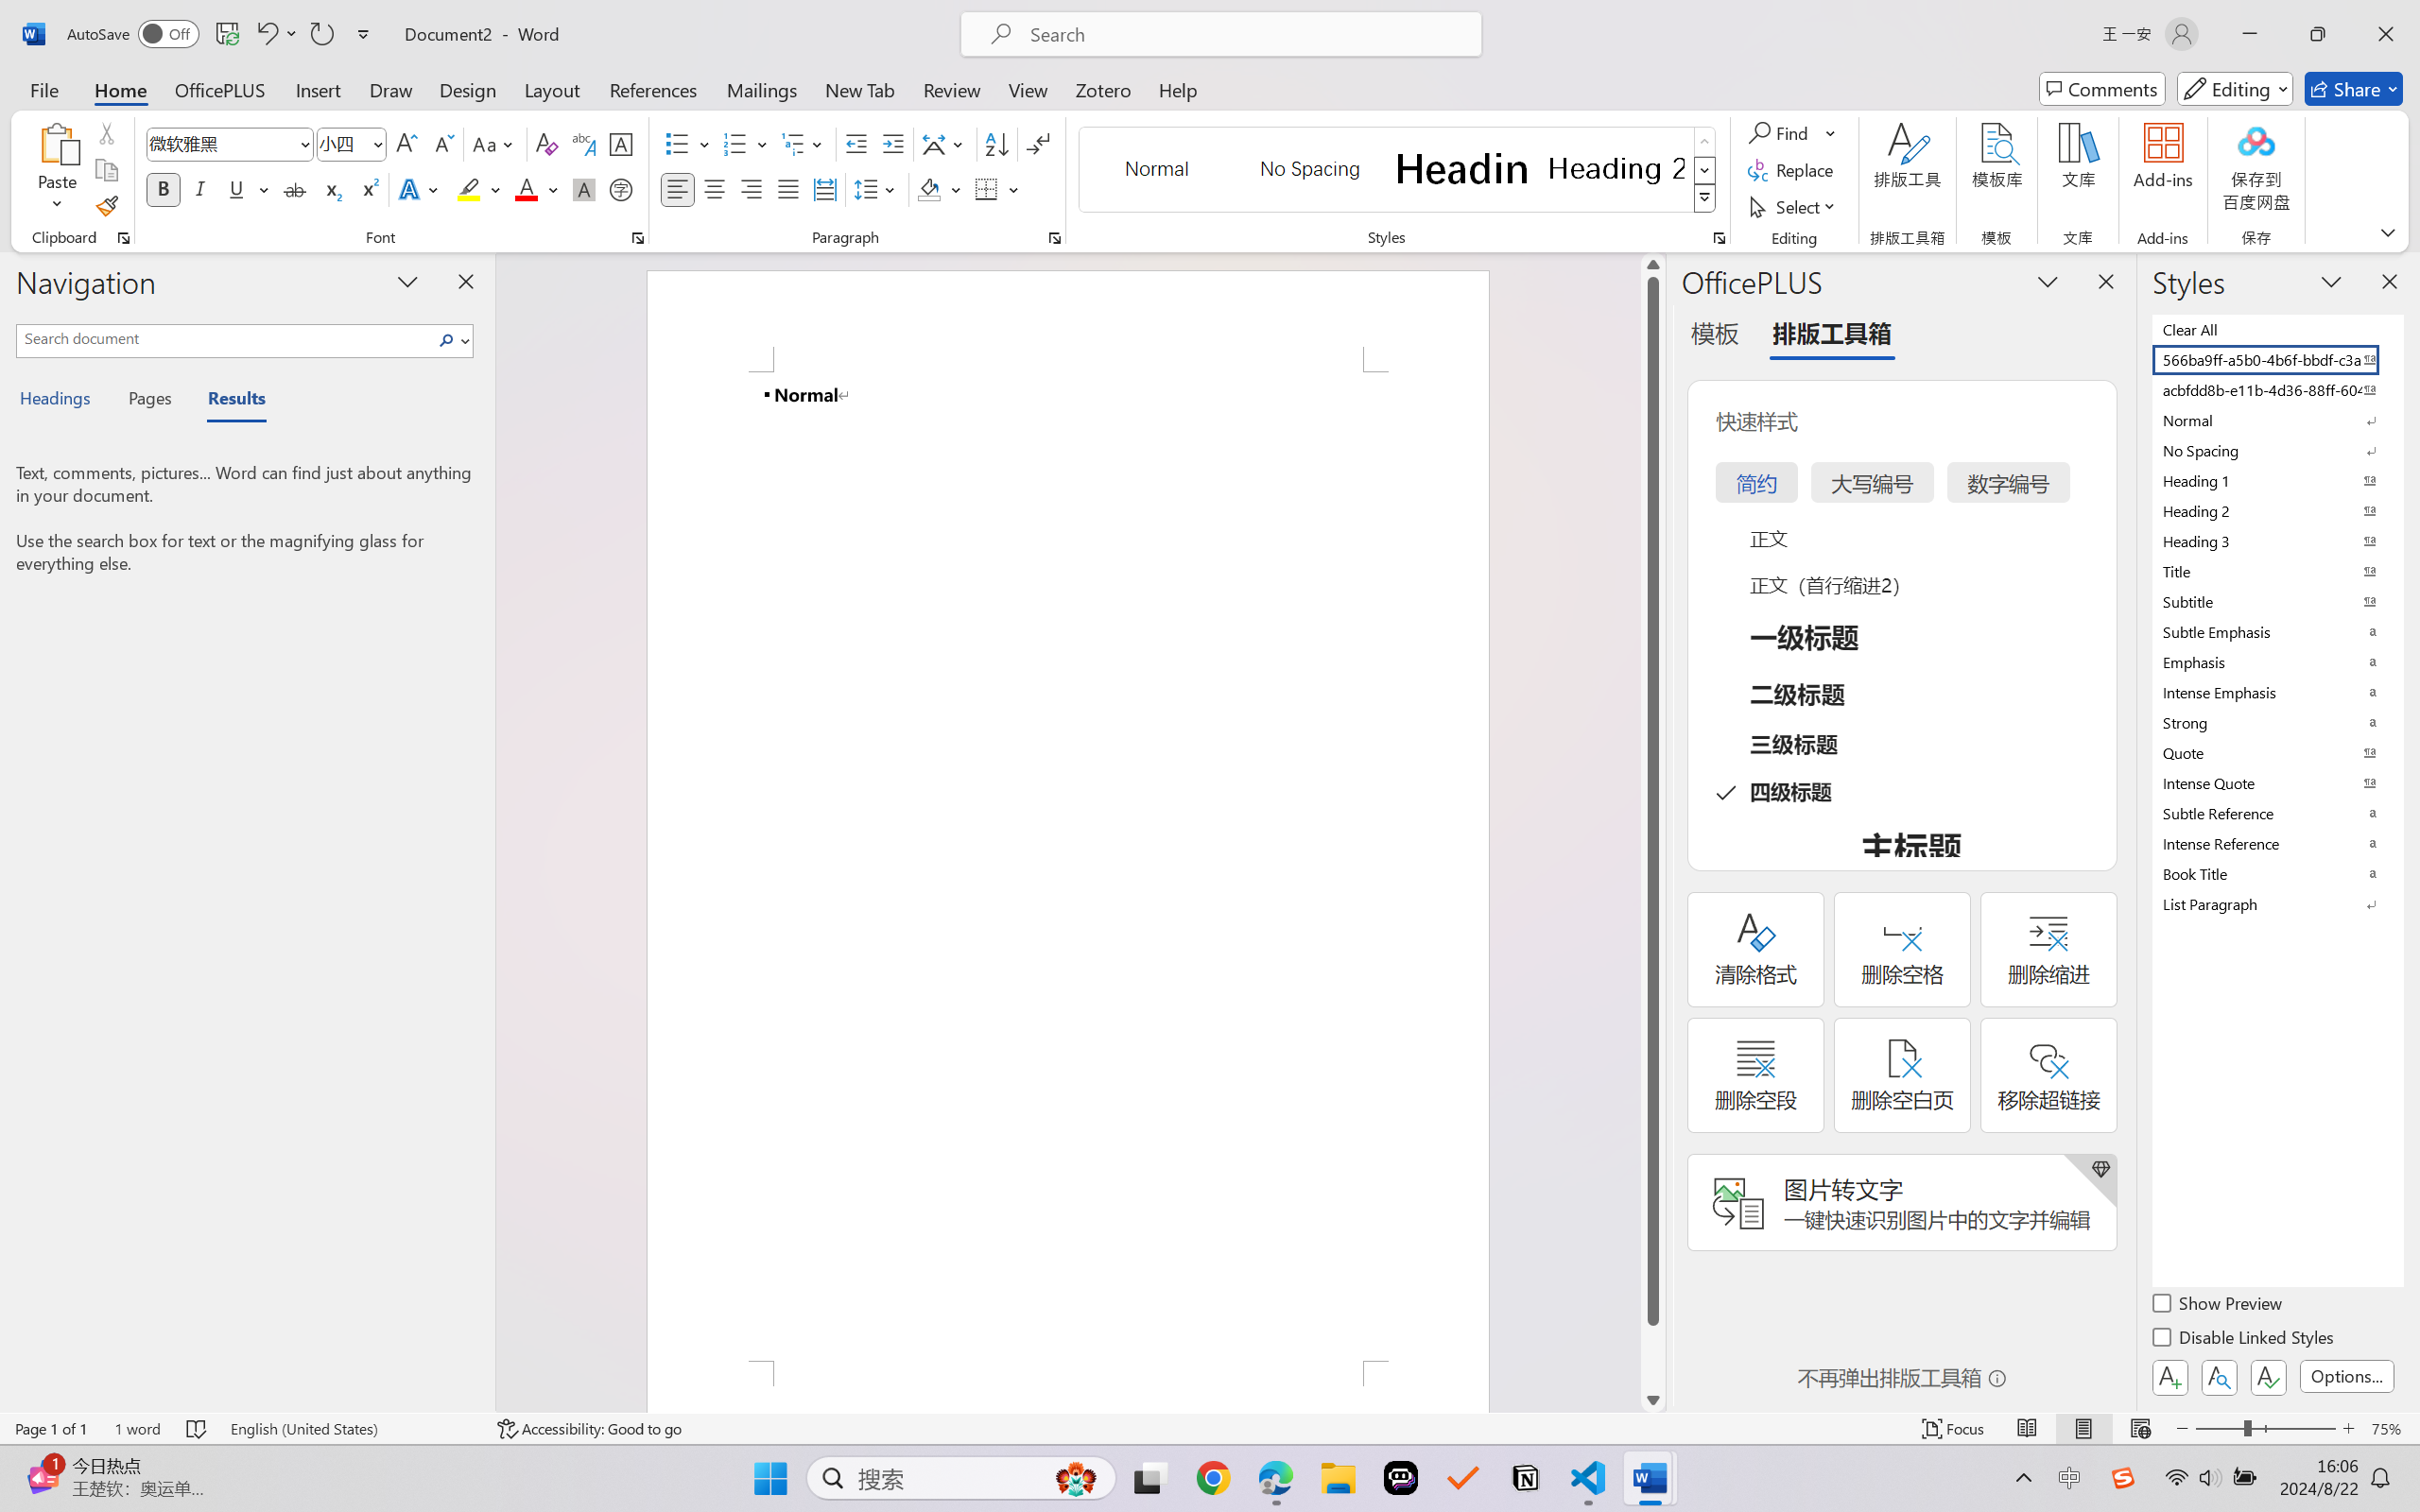 The width and height of the screenshot is (2420, 1512). Describe the element at coordinates (105, 170) in the screenshot. I see `'Copy'` at that location.